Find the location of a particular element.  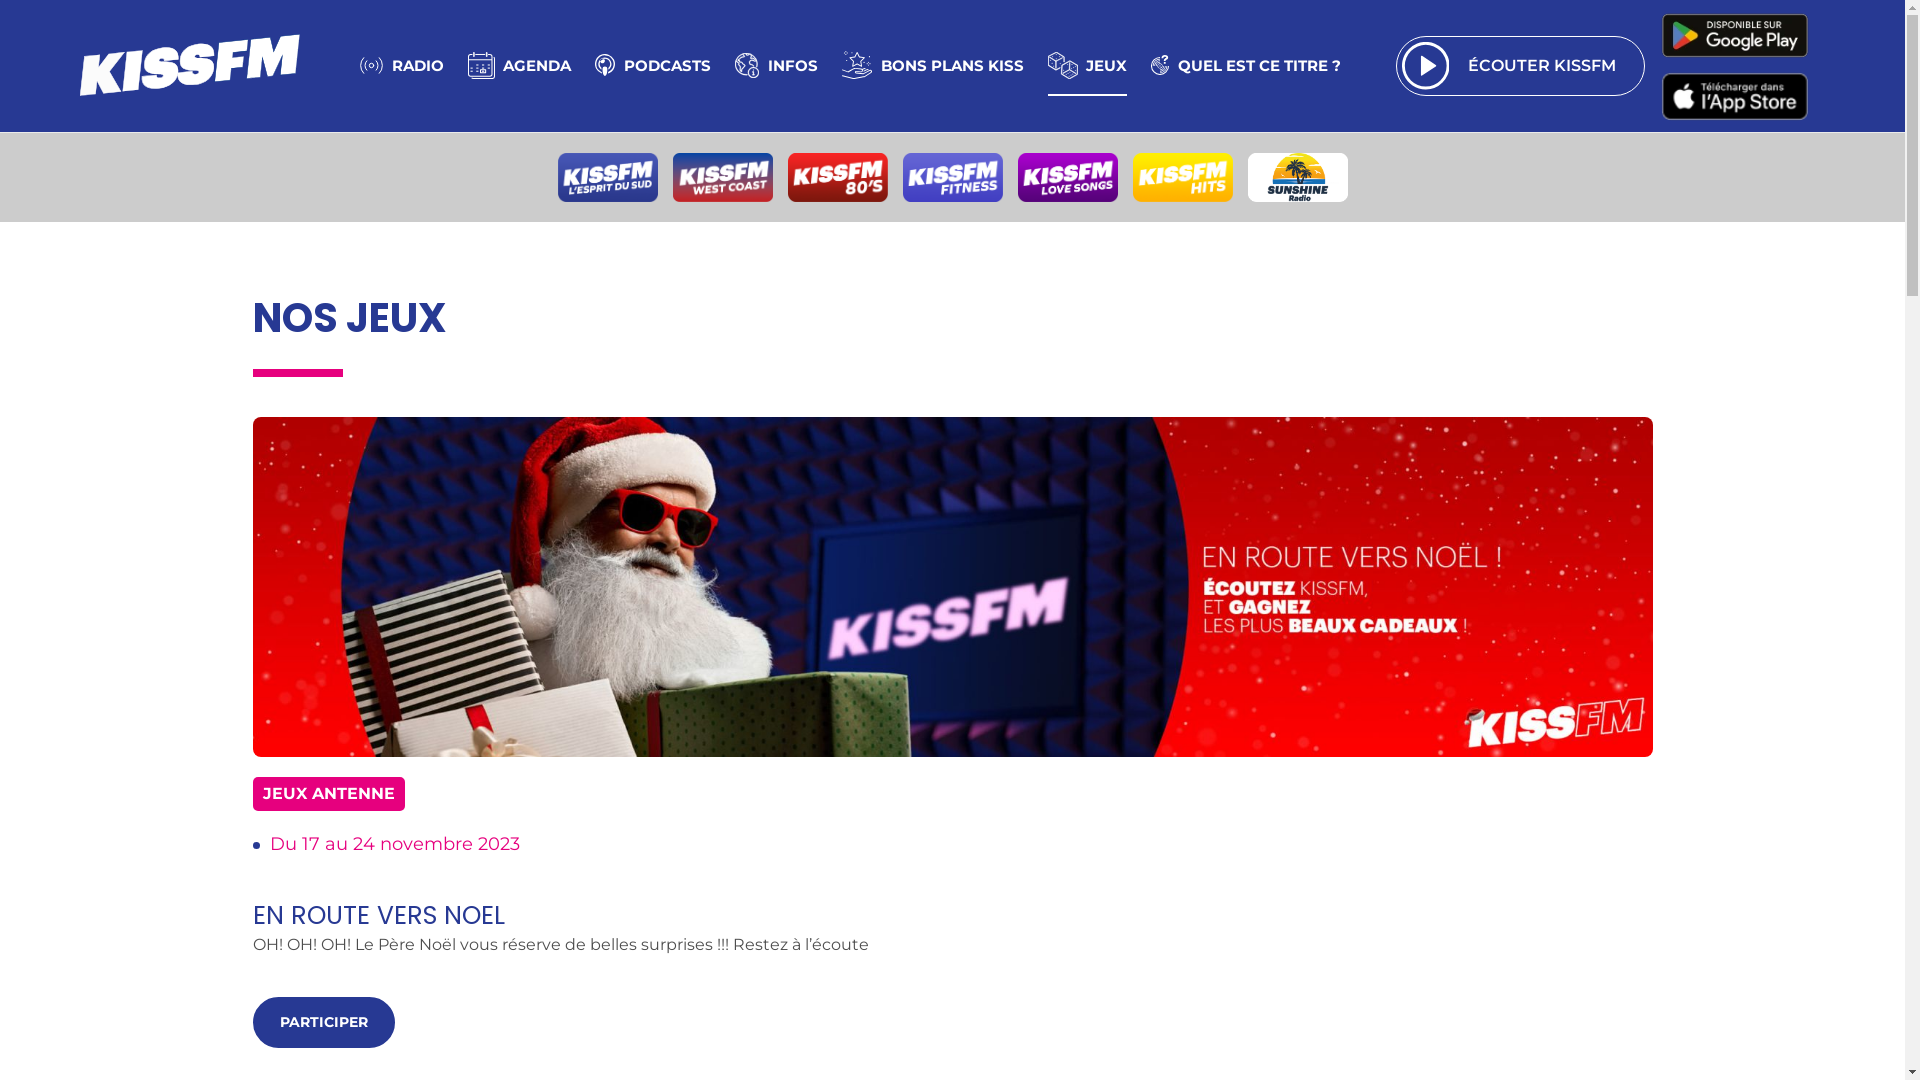

'QUEL EST CE TITRE ?' is located at coordinates (1245, 64).